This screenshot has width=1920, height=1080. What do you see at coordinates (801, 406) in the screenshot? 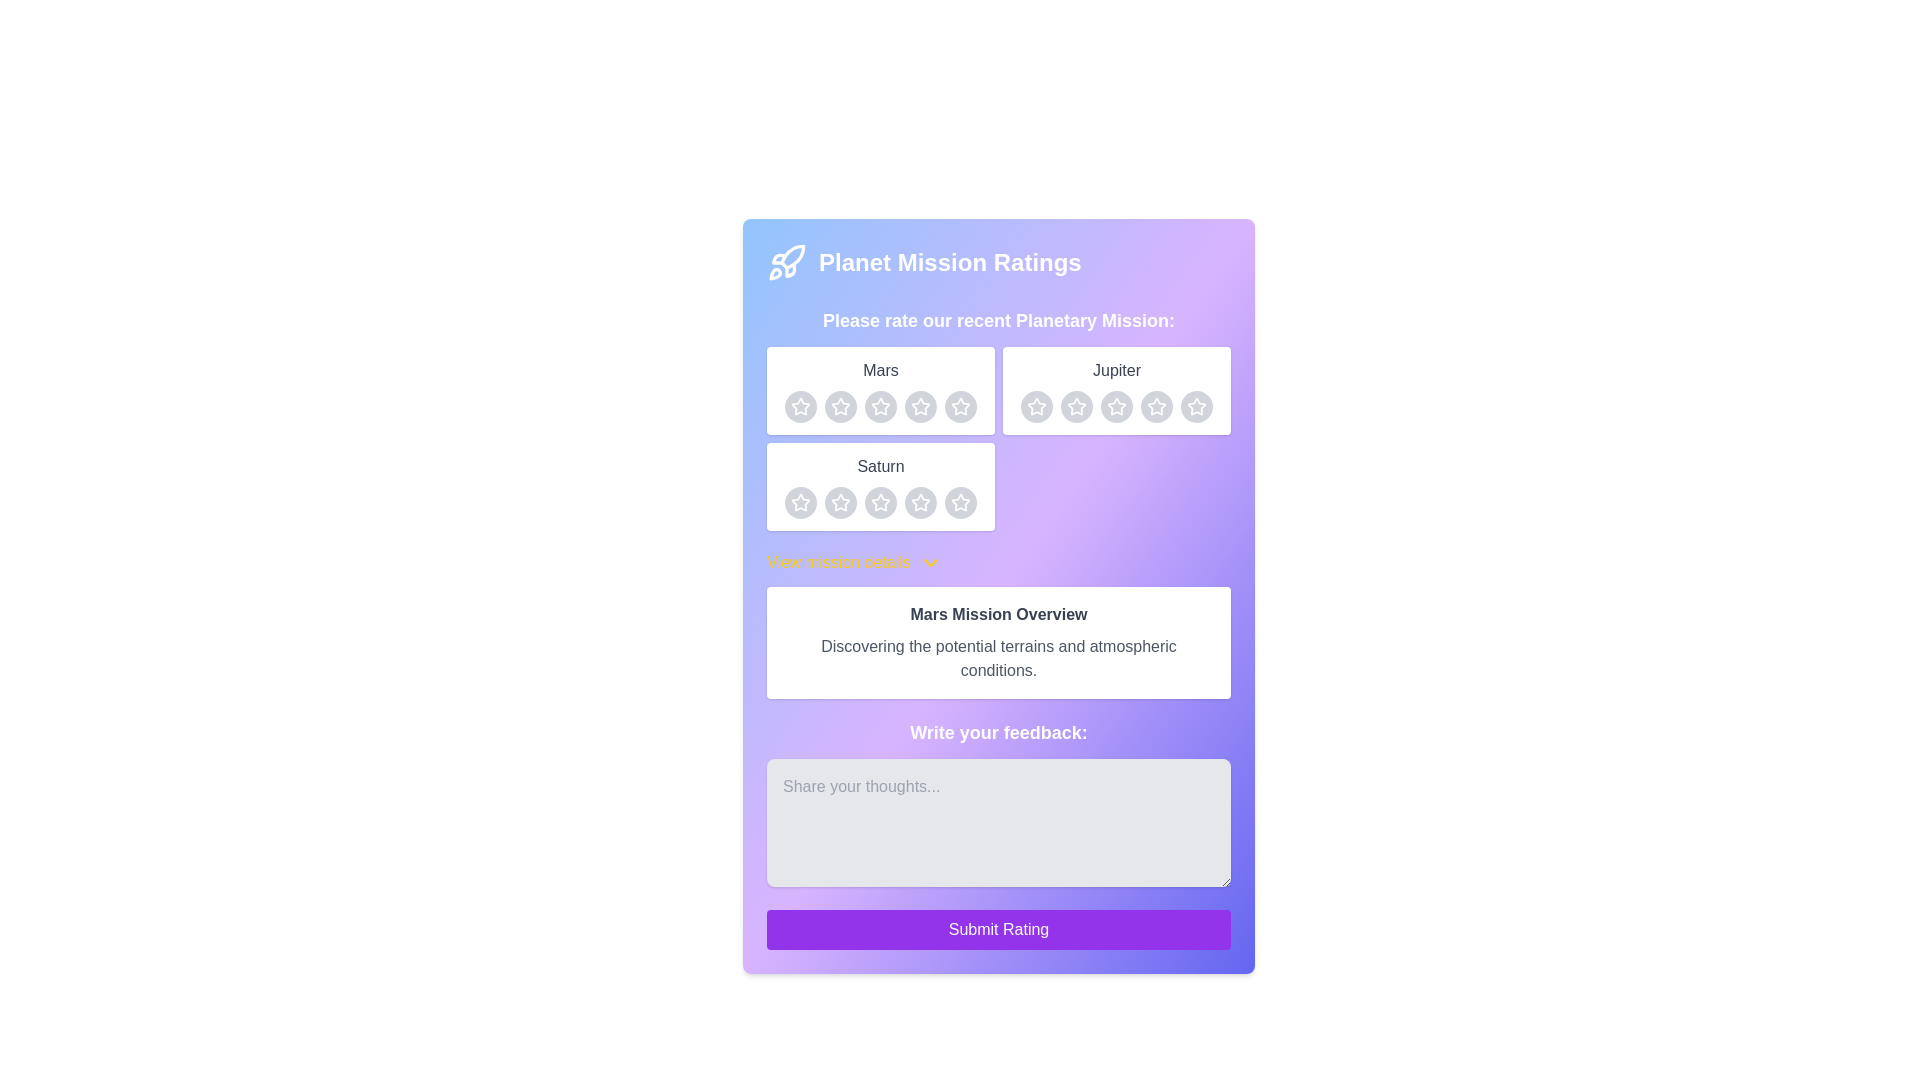
I see `the first star icon for rating associated with 'Mars'` at bounding box center [801, 406].